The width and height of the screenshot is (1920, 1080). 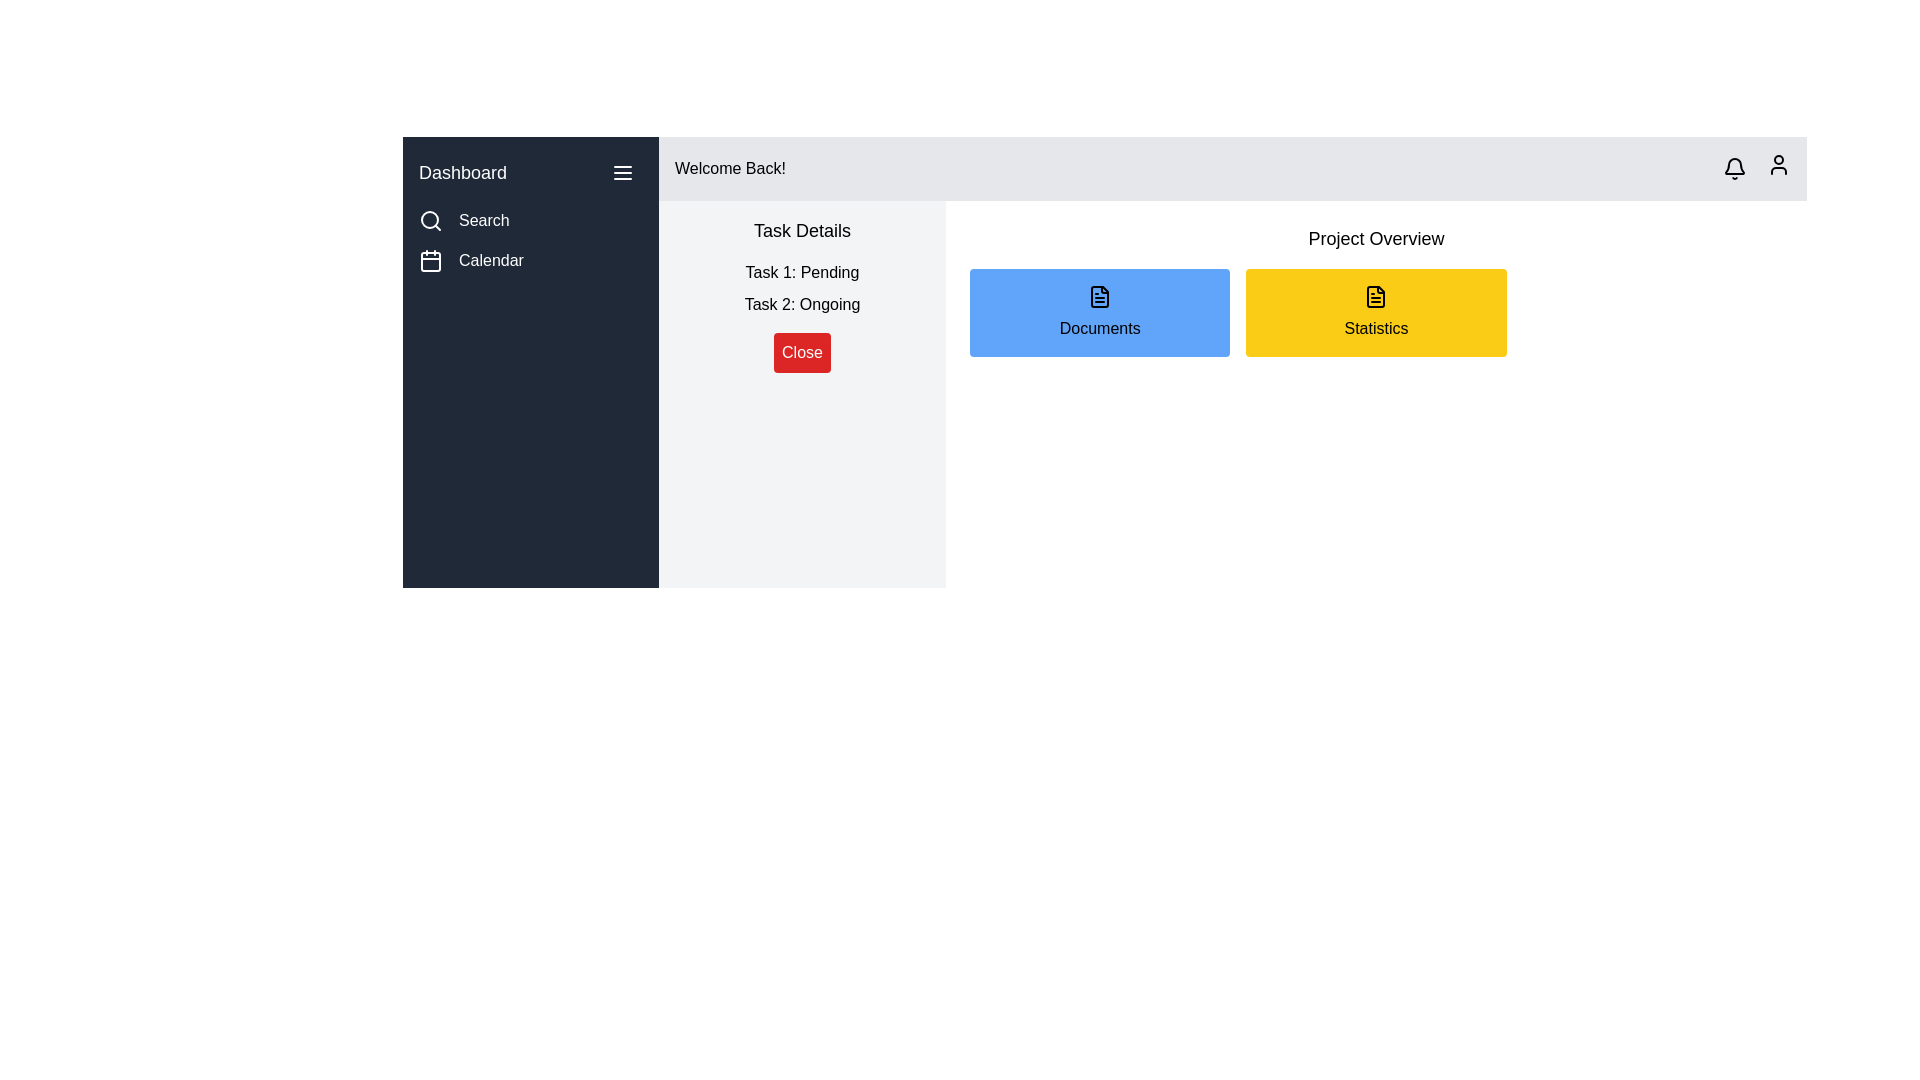 I want to click on the magnifying glass icon located on the left sidebar, near the top, adjacent to the text 'Search', so click(x=430, y=220).